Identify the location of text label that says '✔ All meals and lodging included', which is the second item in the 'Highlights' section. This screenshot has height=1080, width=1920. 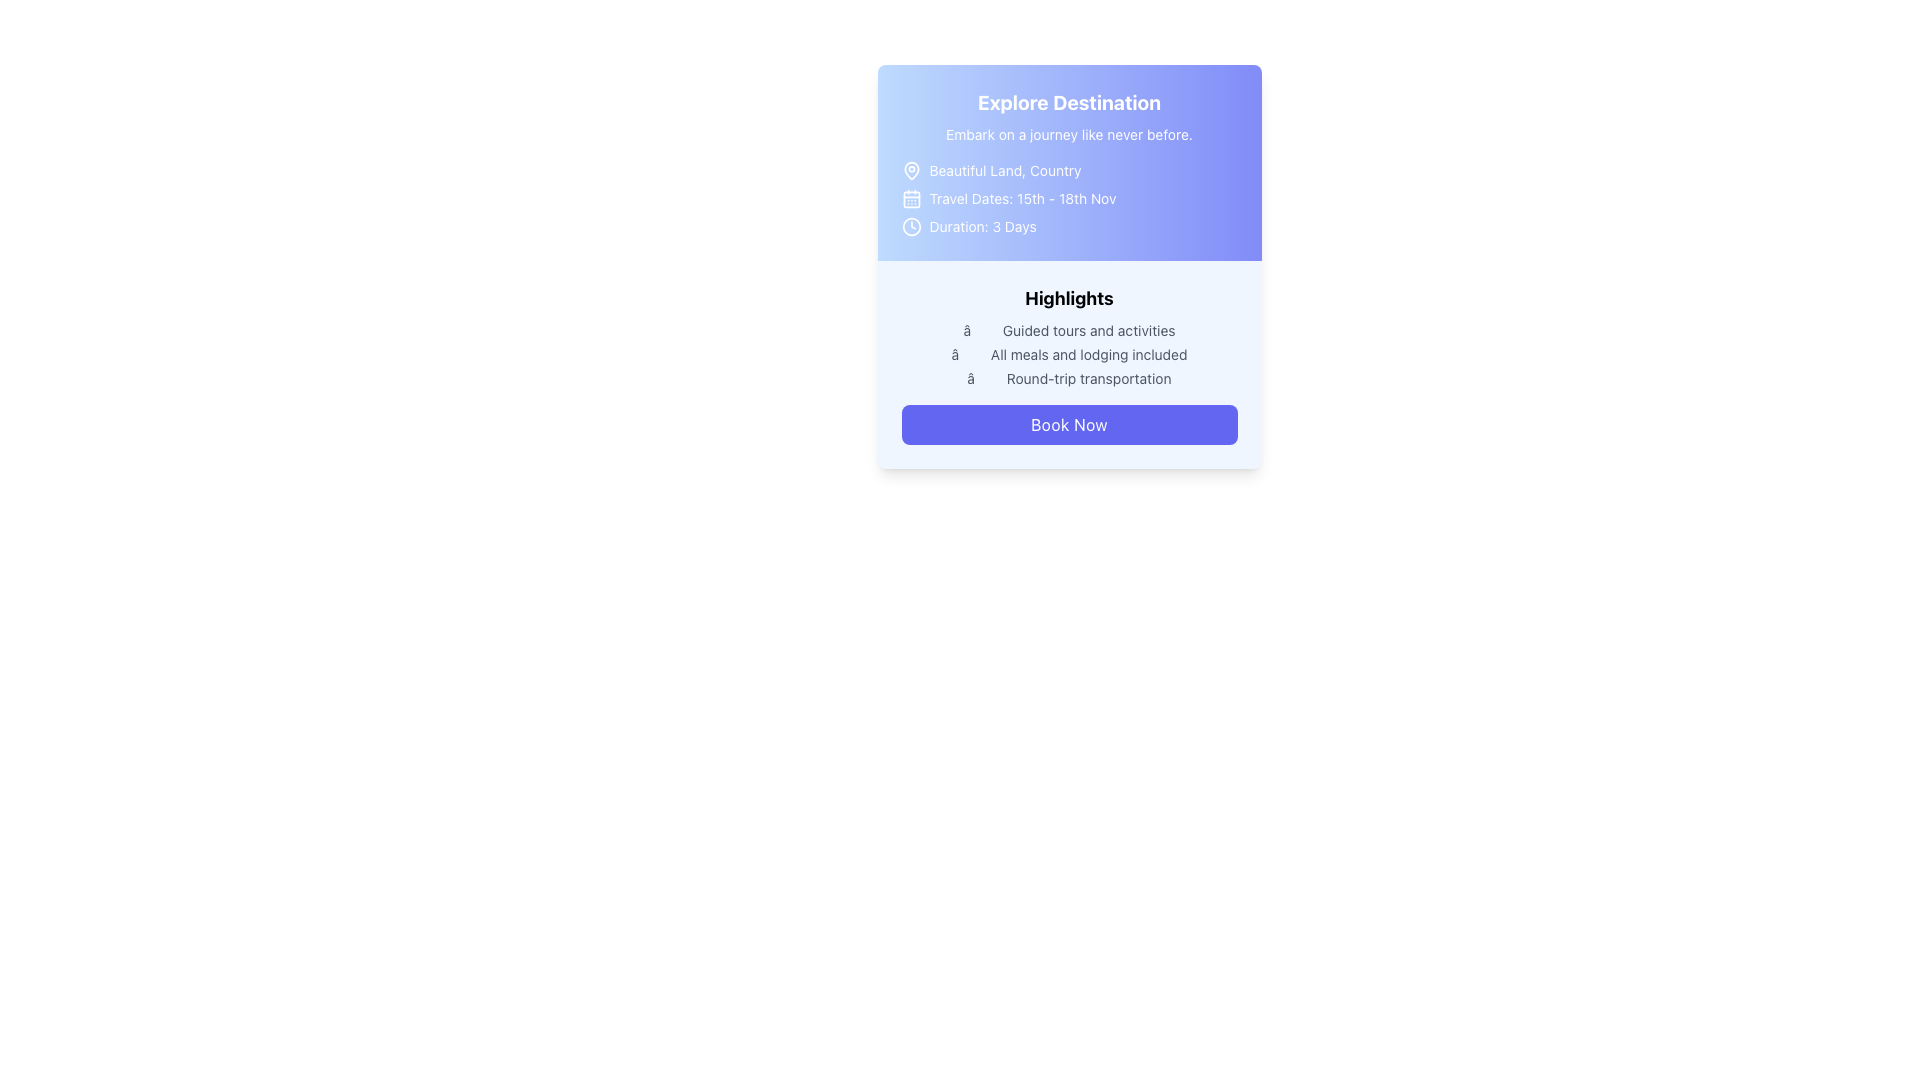
(1068, 353).